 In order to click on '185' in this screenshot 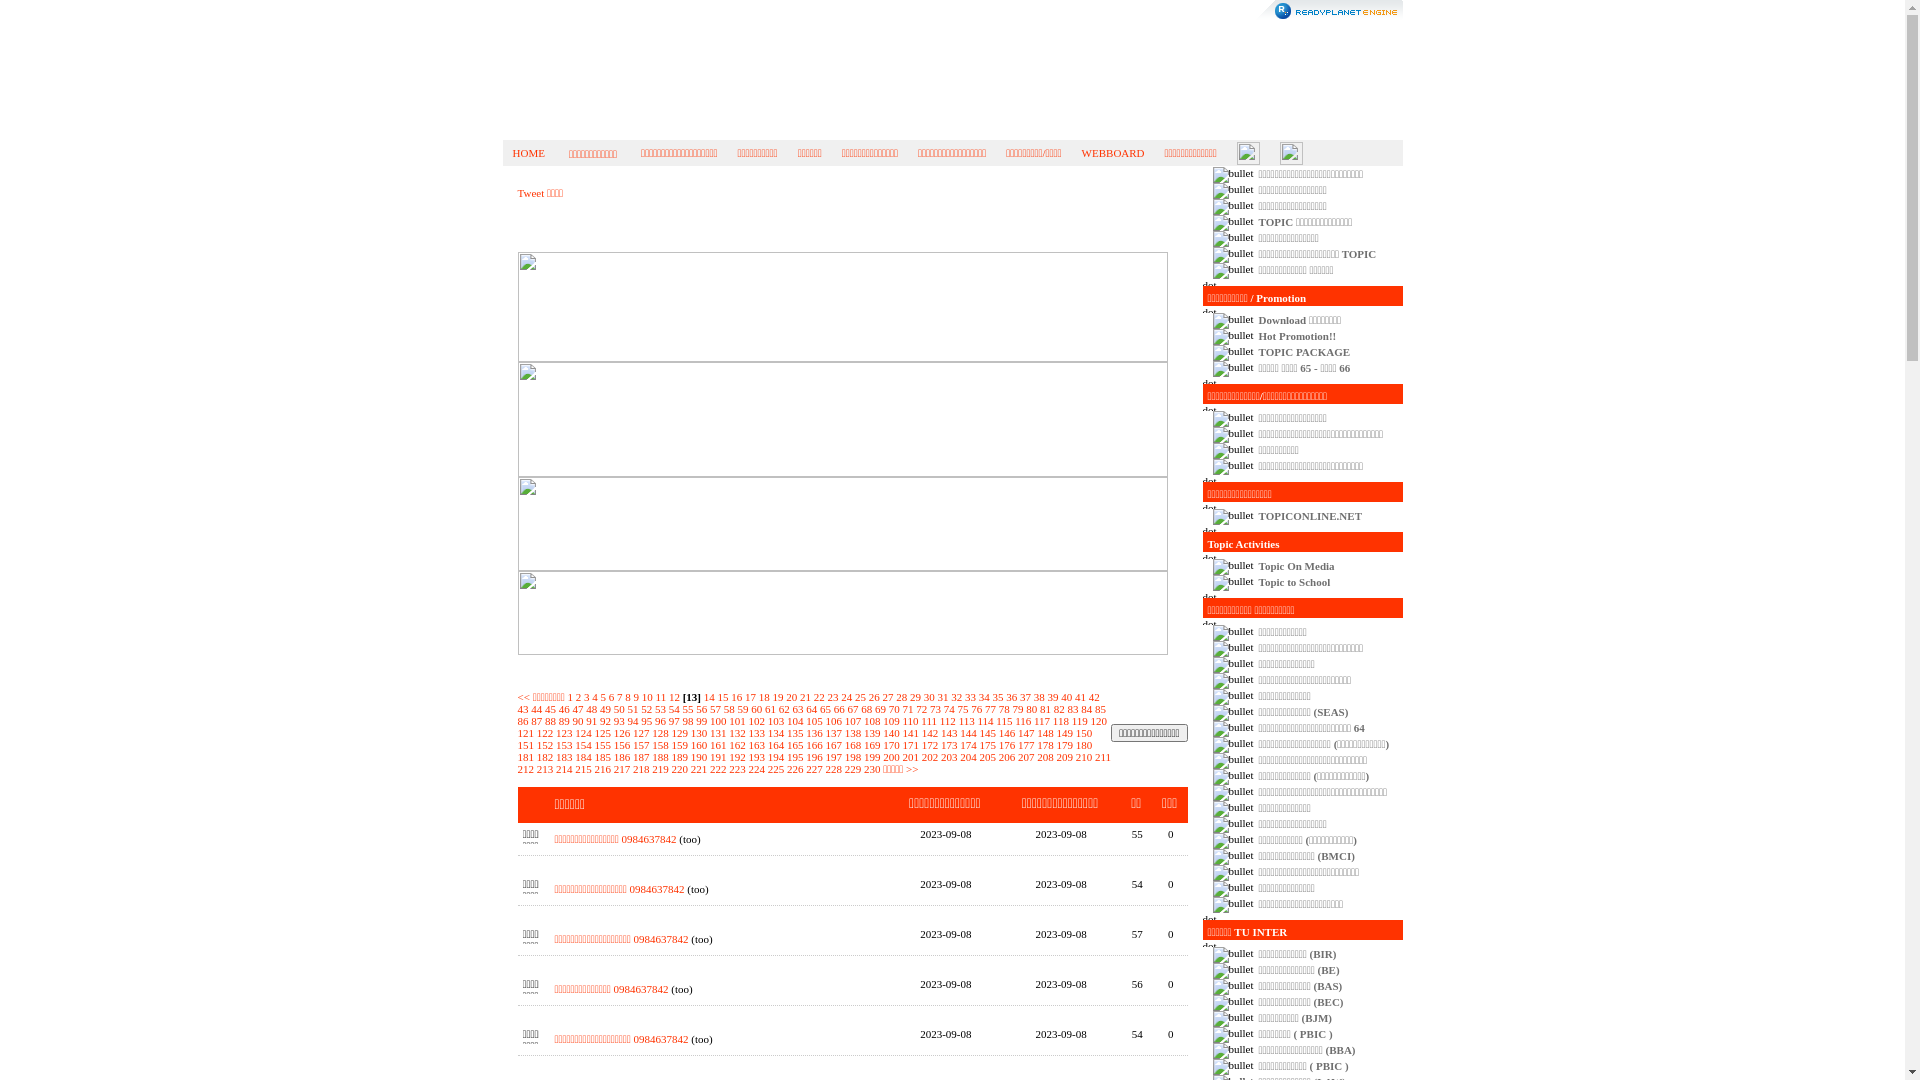, I will do `click(601, 756)`.